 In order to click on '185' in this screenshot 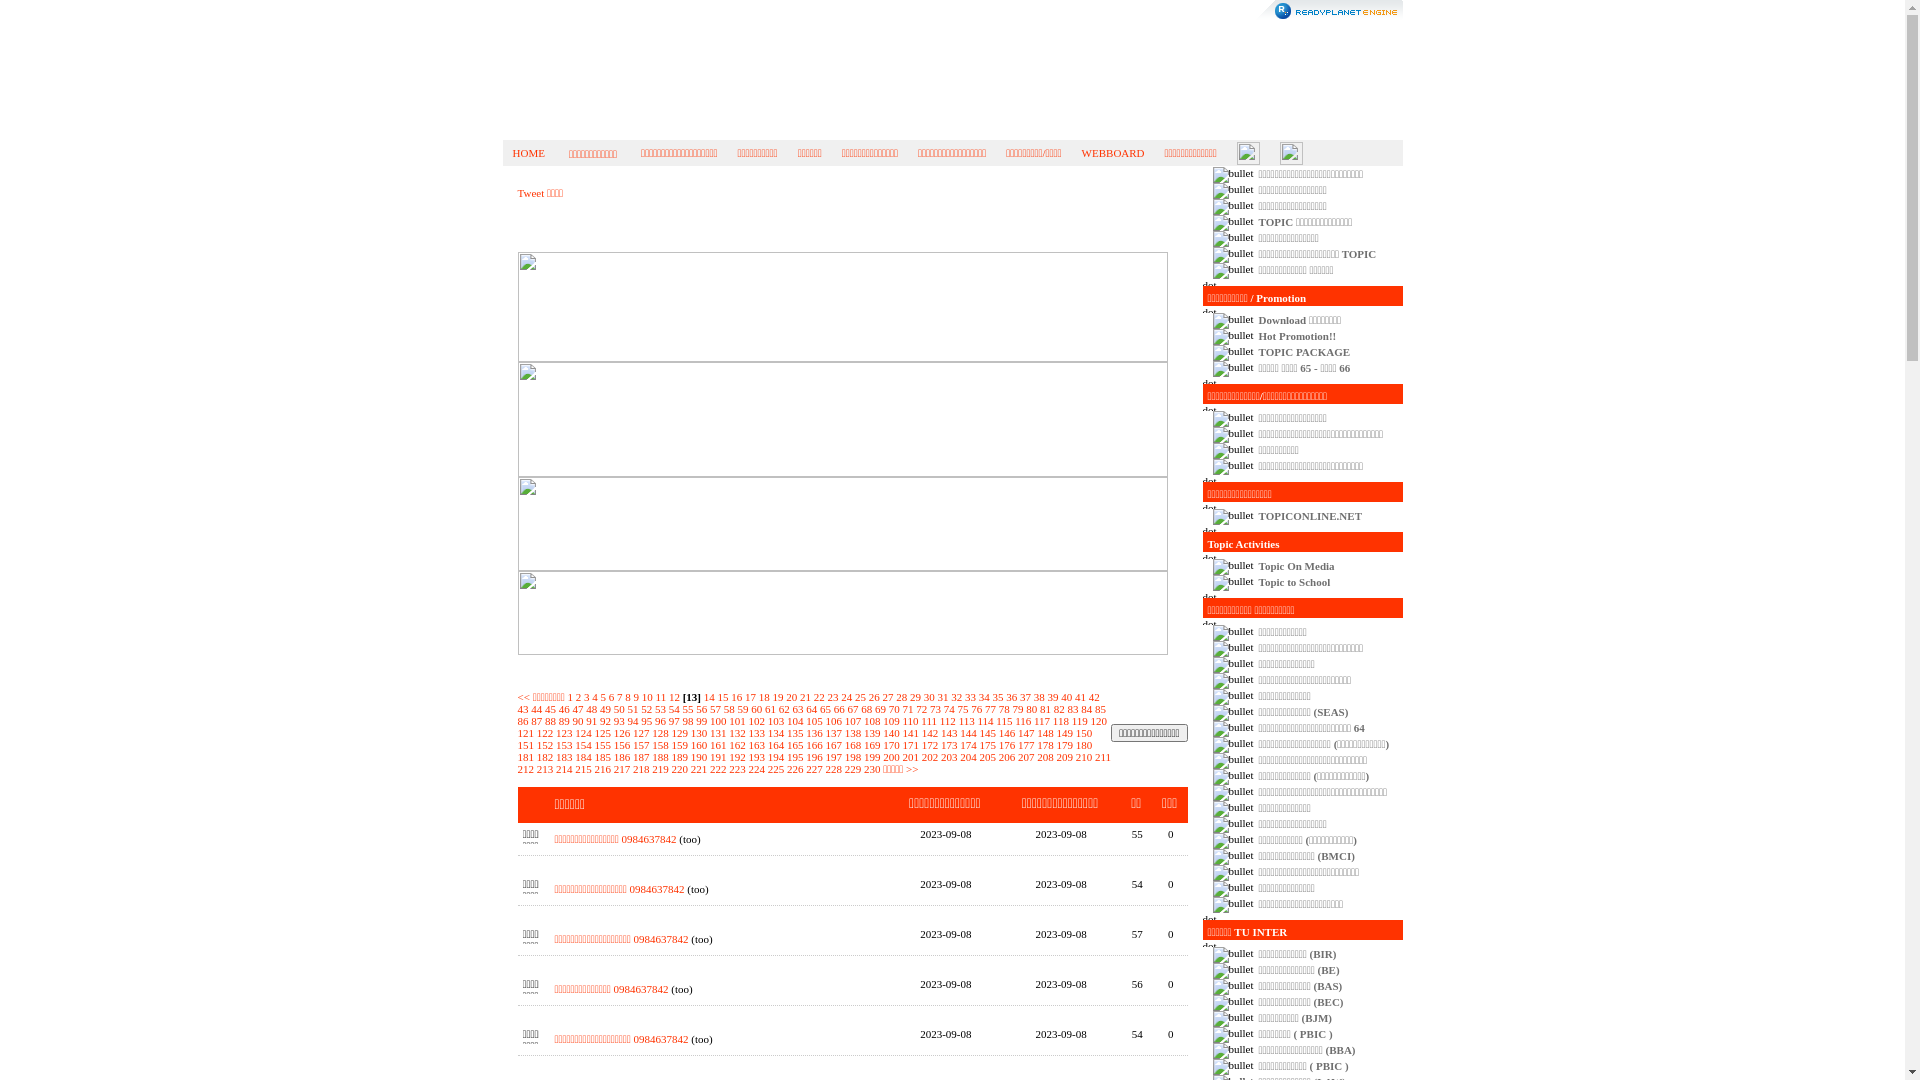, I will do `click(601, 756)`.